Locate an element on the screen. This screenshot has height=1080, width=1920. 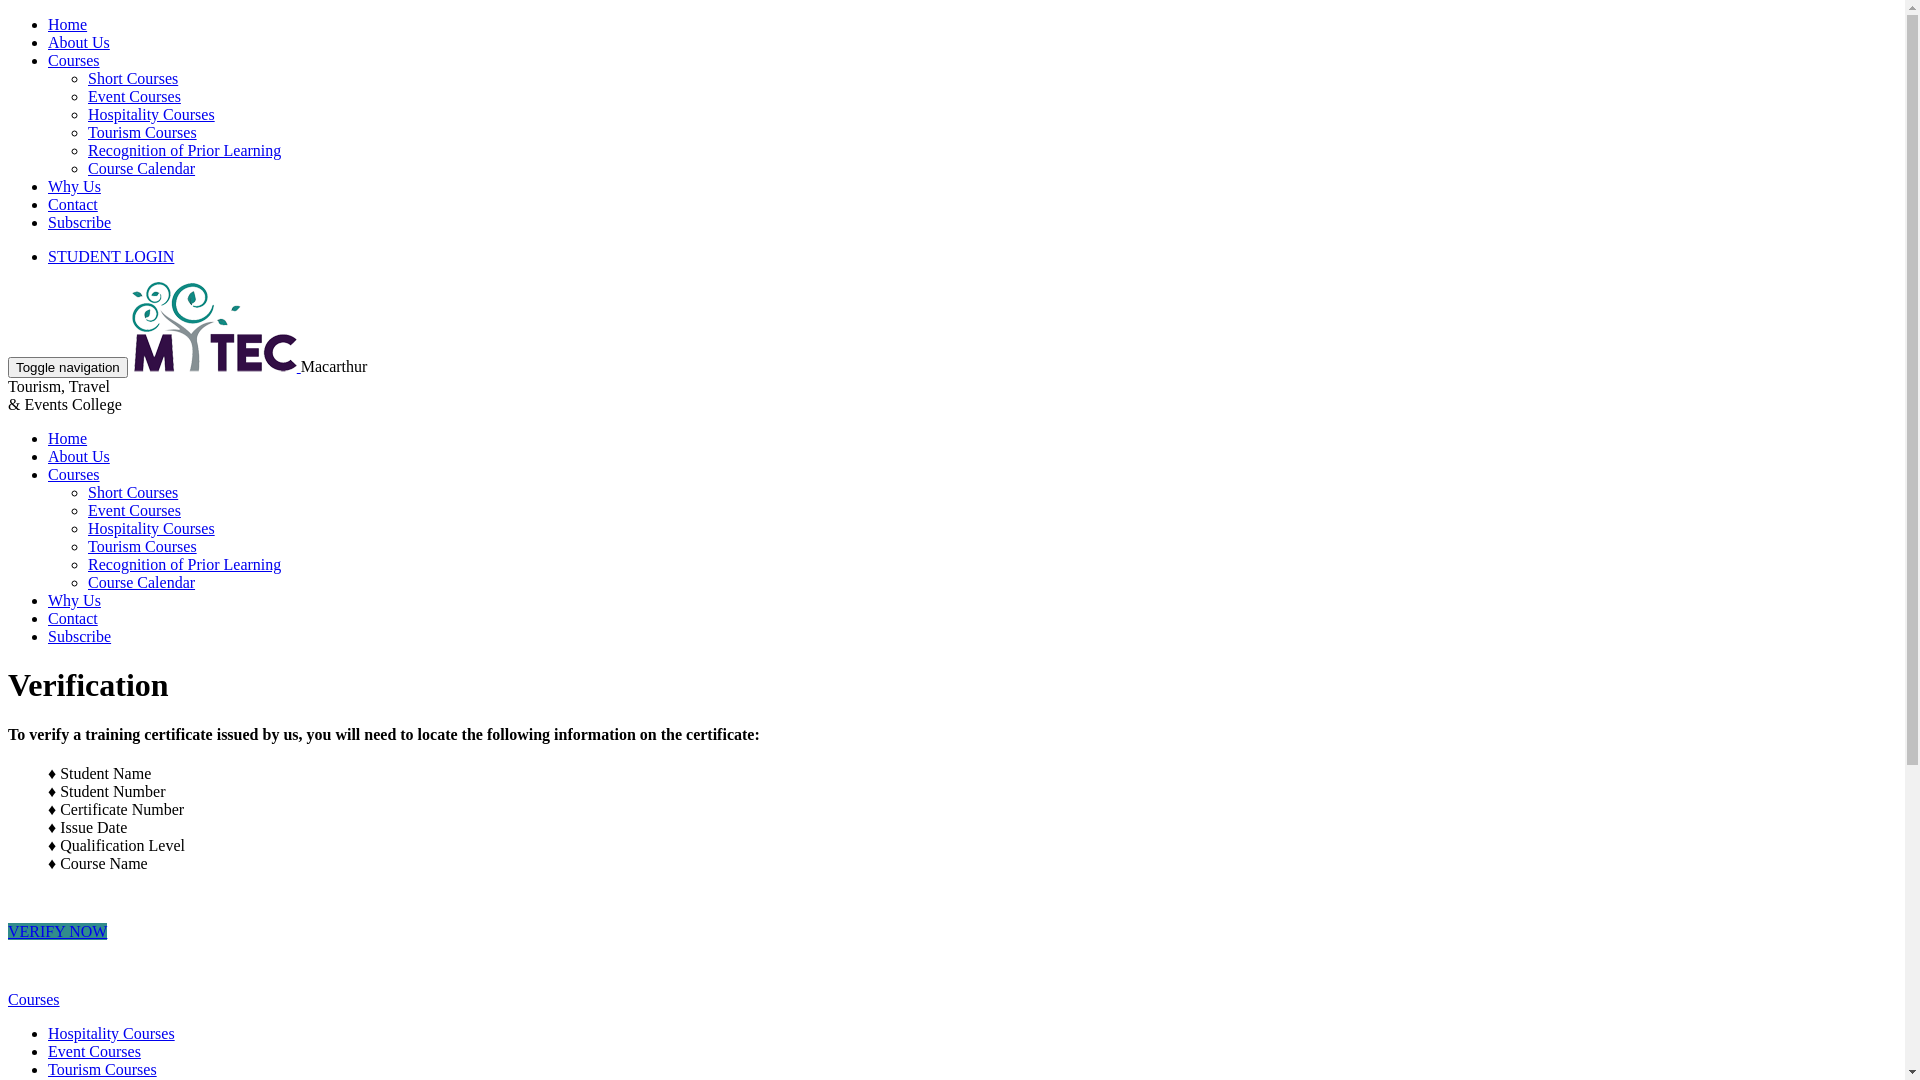
'Tourism Courses' is located at coordinates (141, 546).